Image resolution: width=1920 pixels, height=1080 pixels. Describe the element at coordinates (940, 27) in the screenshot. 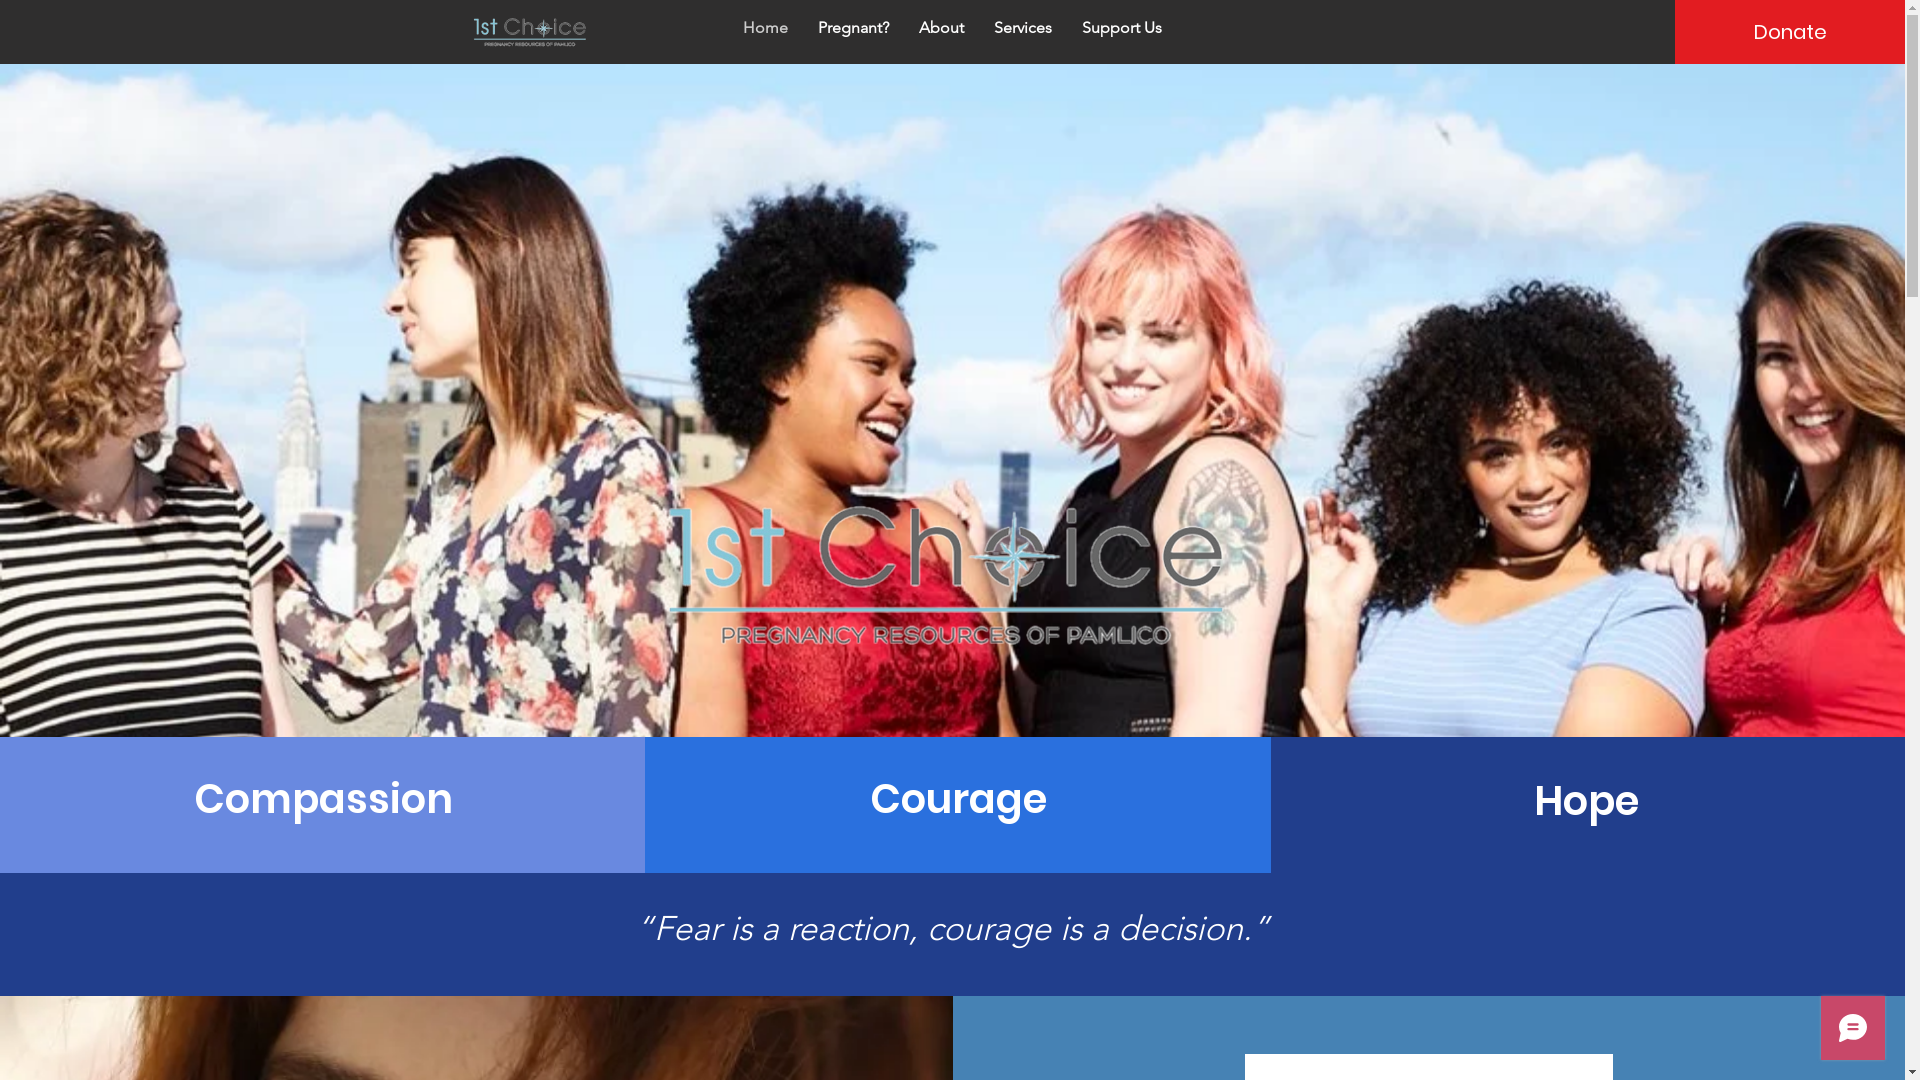

I see `'About'` at that location.